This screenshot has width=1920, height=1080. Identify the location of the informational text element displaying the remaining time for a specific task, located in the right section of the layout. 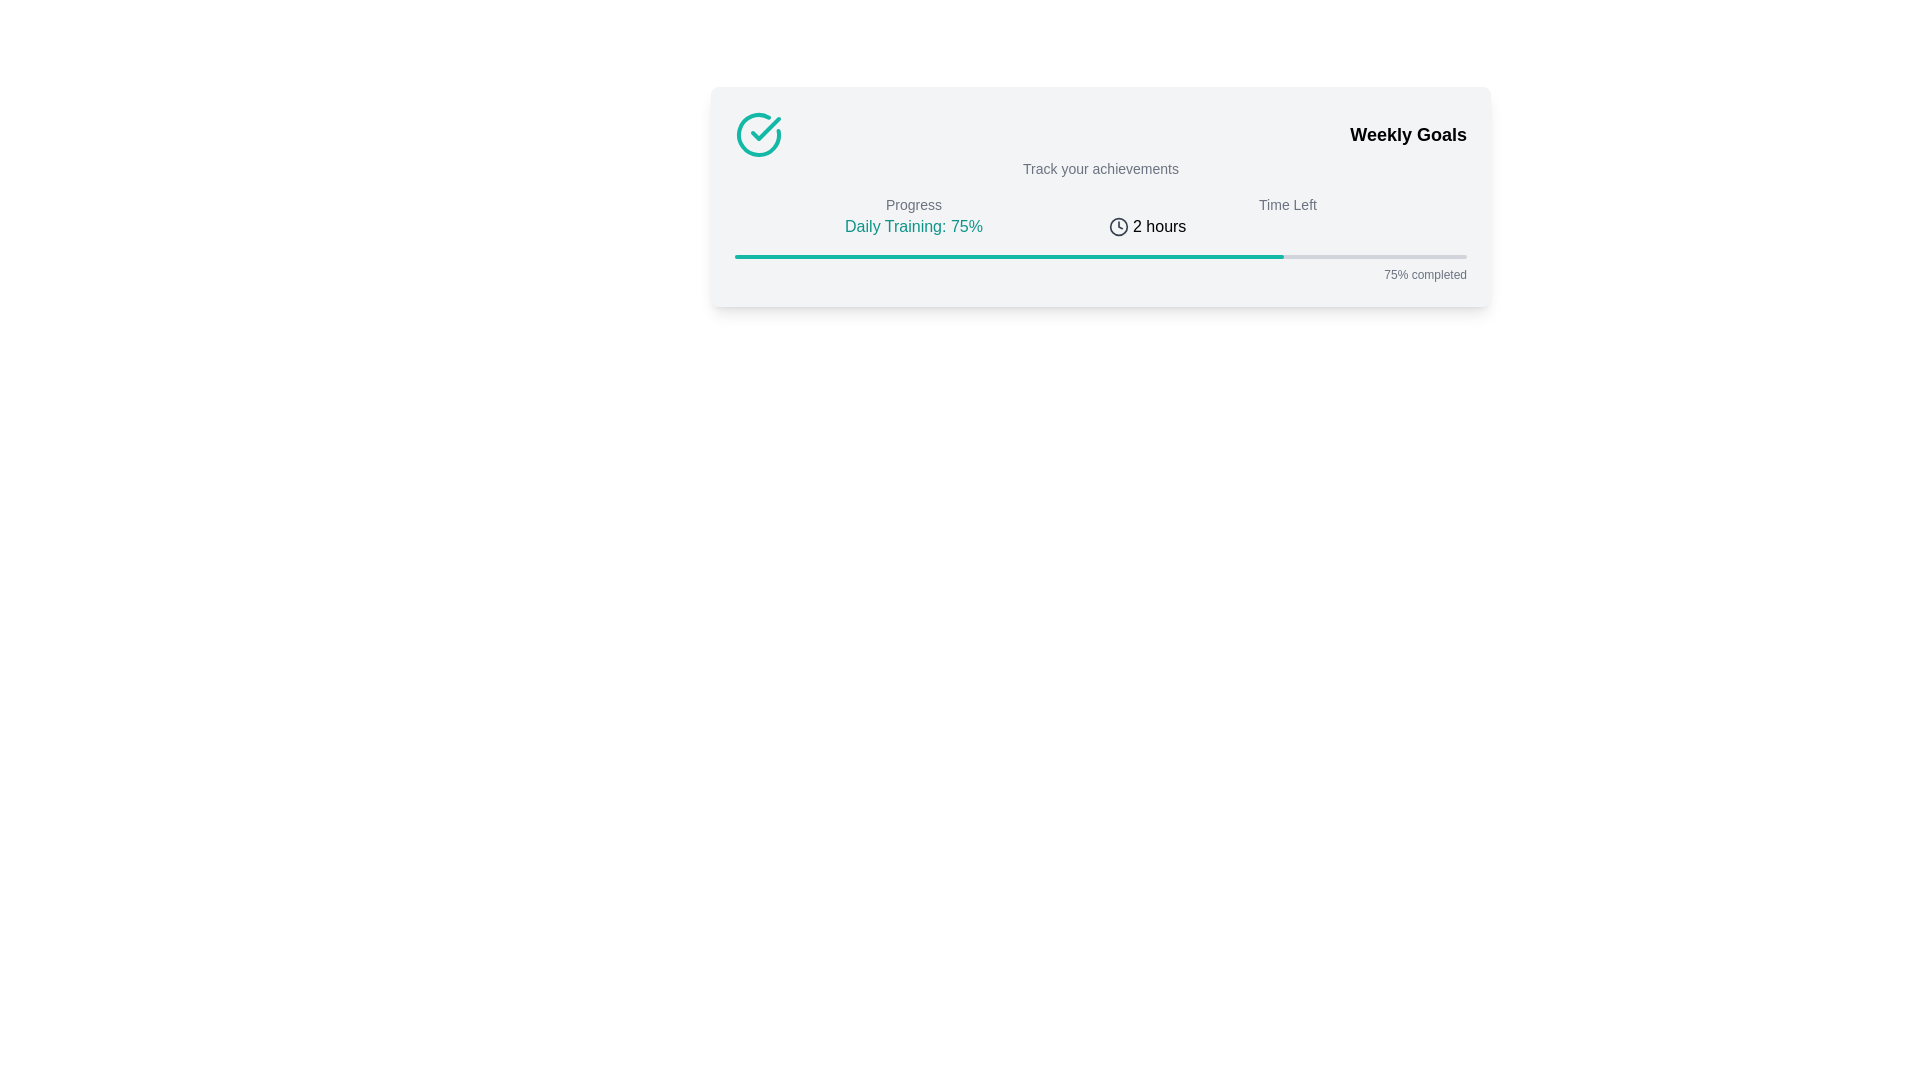
(1287, 216).